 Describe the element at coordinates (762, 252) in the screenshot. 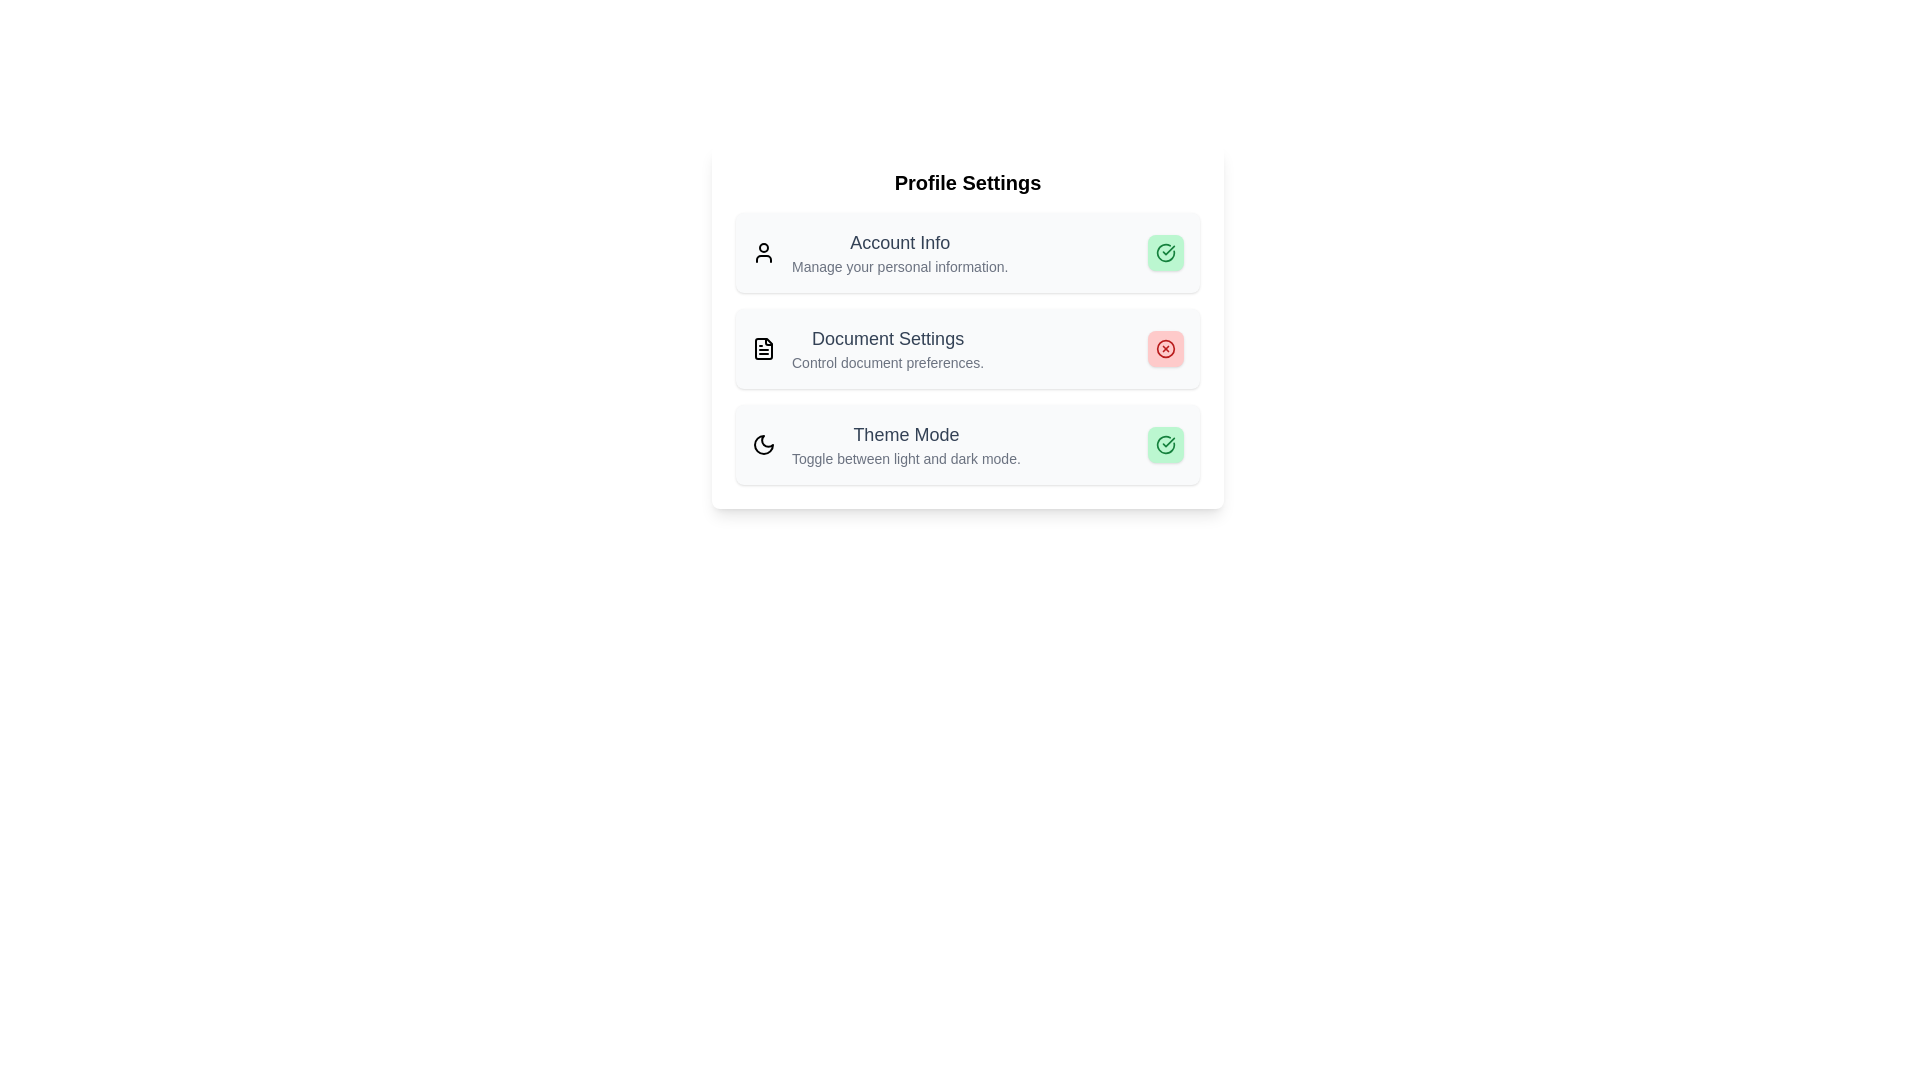

I see `the icon associated with the setting Account Info` at that location.